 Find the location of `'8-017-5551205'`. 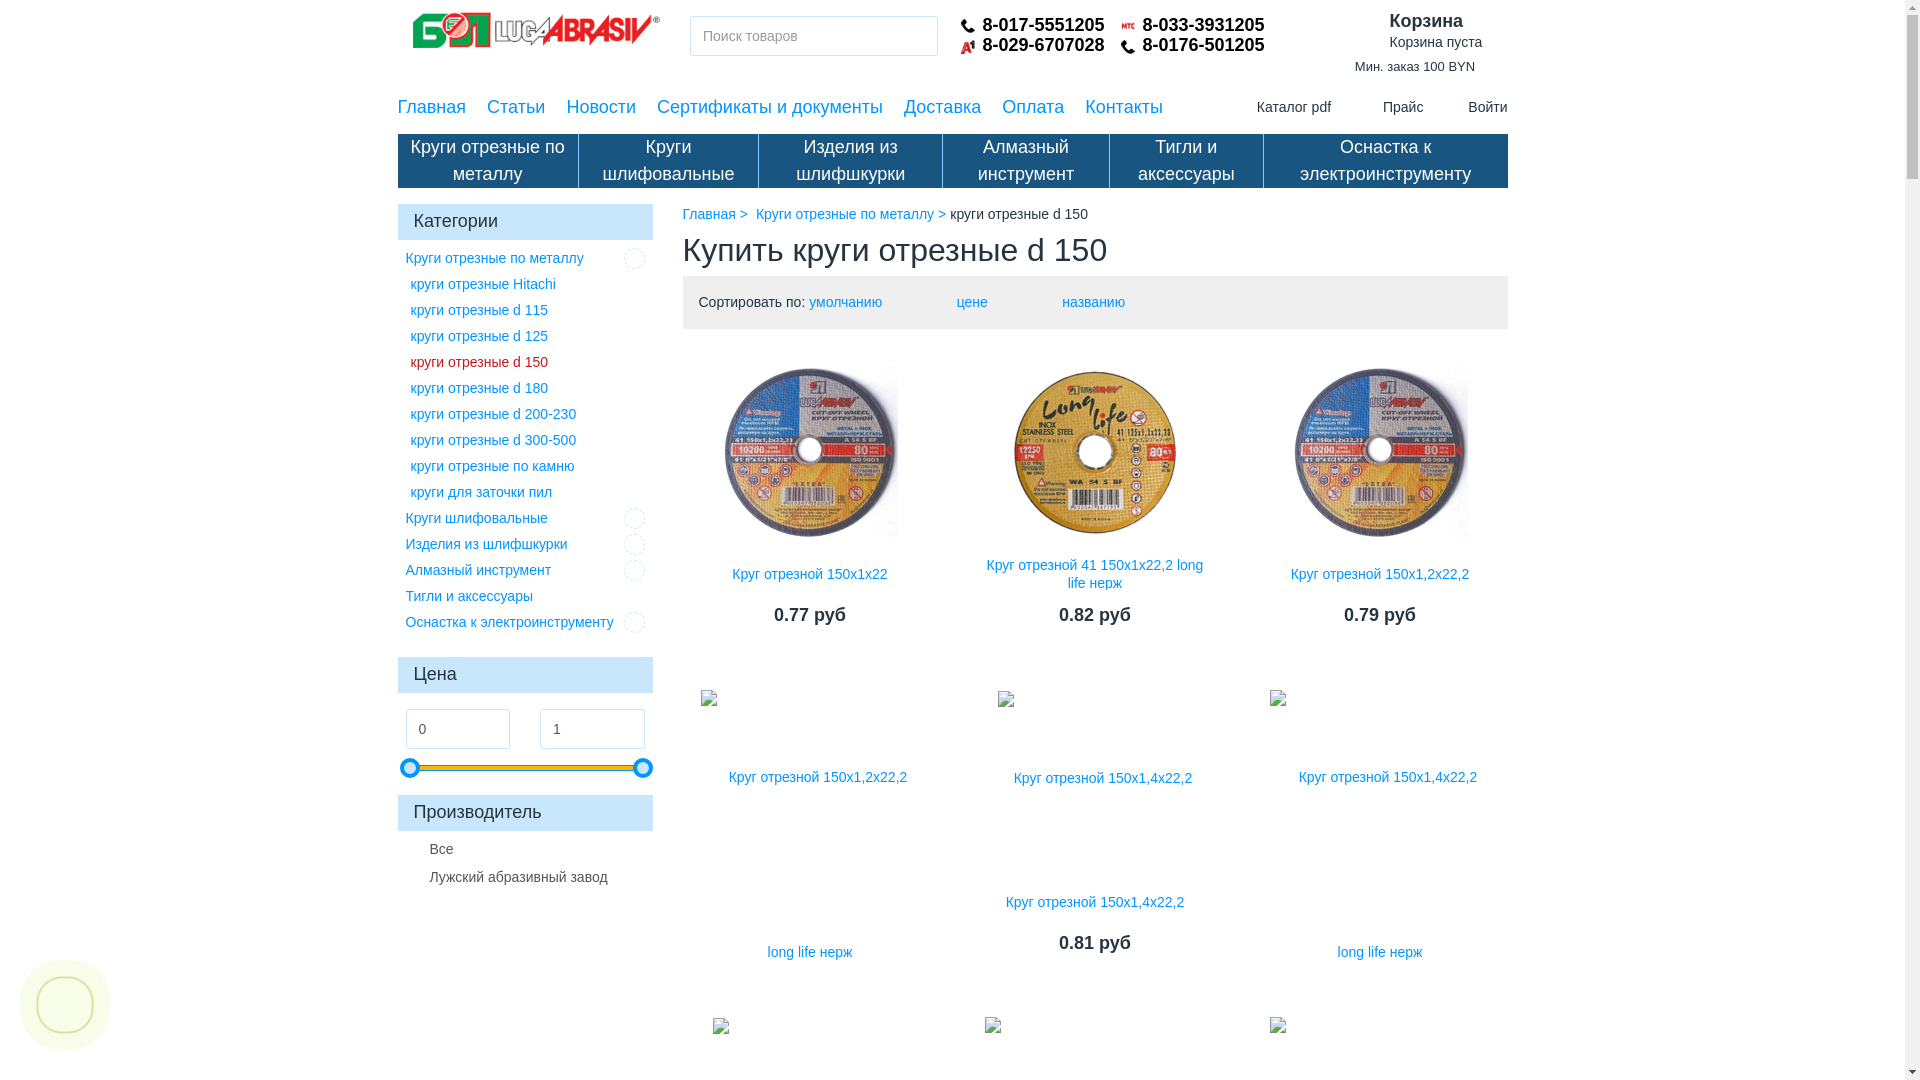

'8-017-5551205' is located at coordinates (978, 24).